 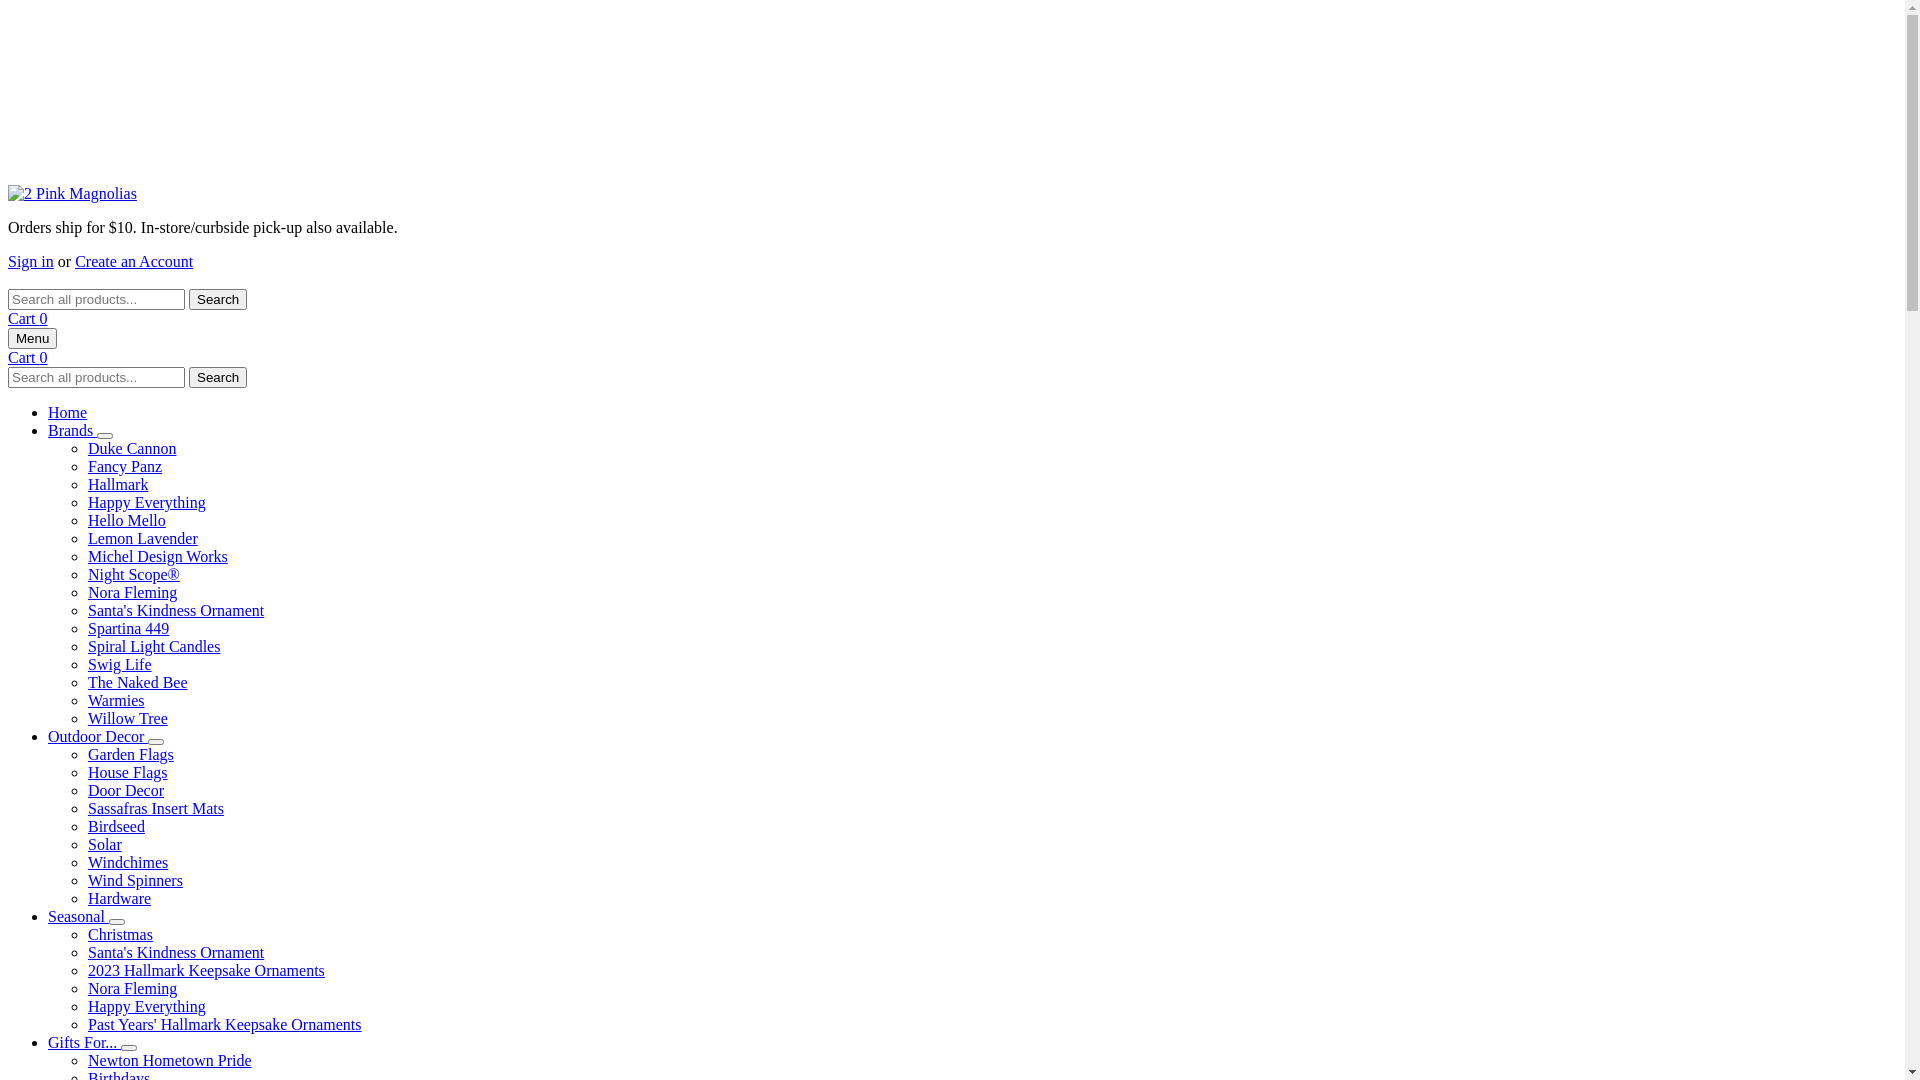 I want to click on 'Lemon Lavender', so click(x=142, y=537).